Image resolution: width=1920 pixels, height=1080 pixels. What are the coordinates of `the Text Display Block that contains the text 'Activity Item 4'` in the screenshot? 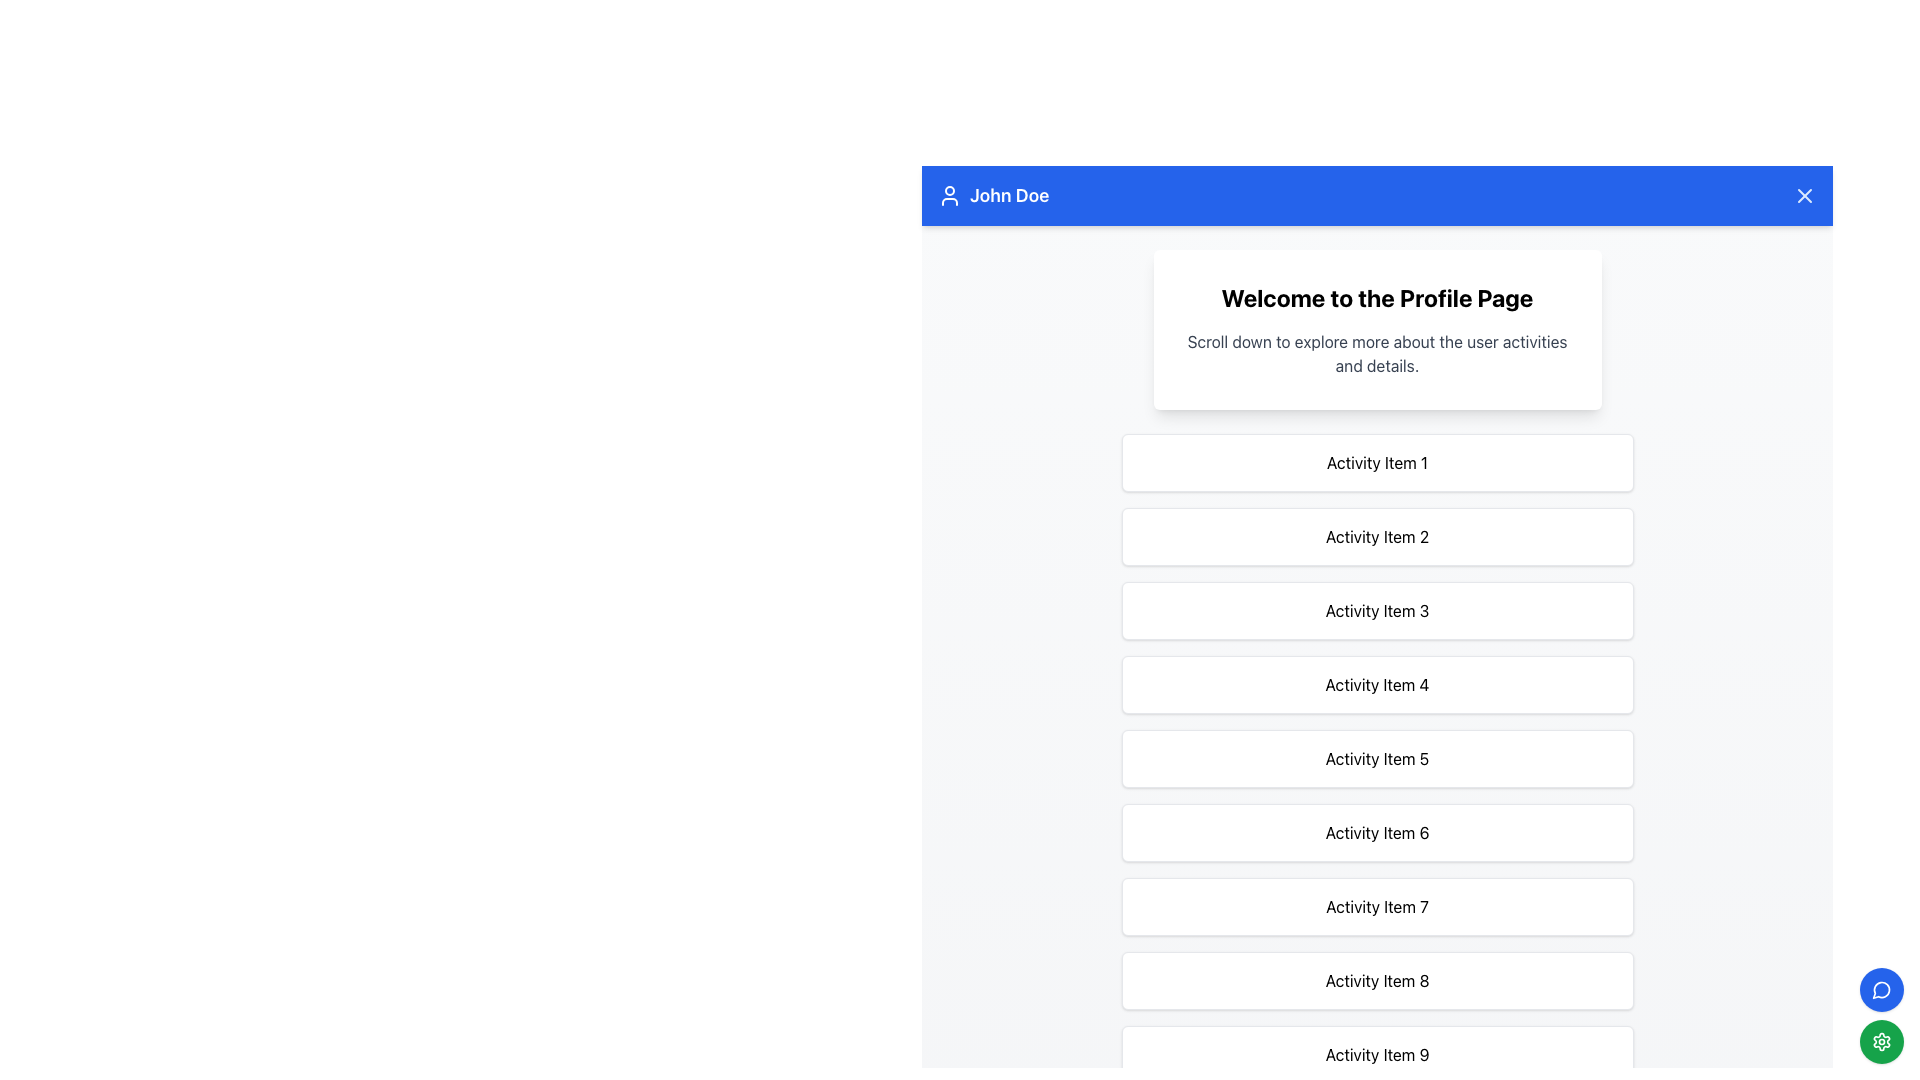 It's located at (1376, 684).